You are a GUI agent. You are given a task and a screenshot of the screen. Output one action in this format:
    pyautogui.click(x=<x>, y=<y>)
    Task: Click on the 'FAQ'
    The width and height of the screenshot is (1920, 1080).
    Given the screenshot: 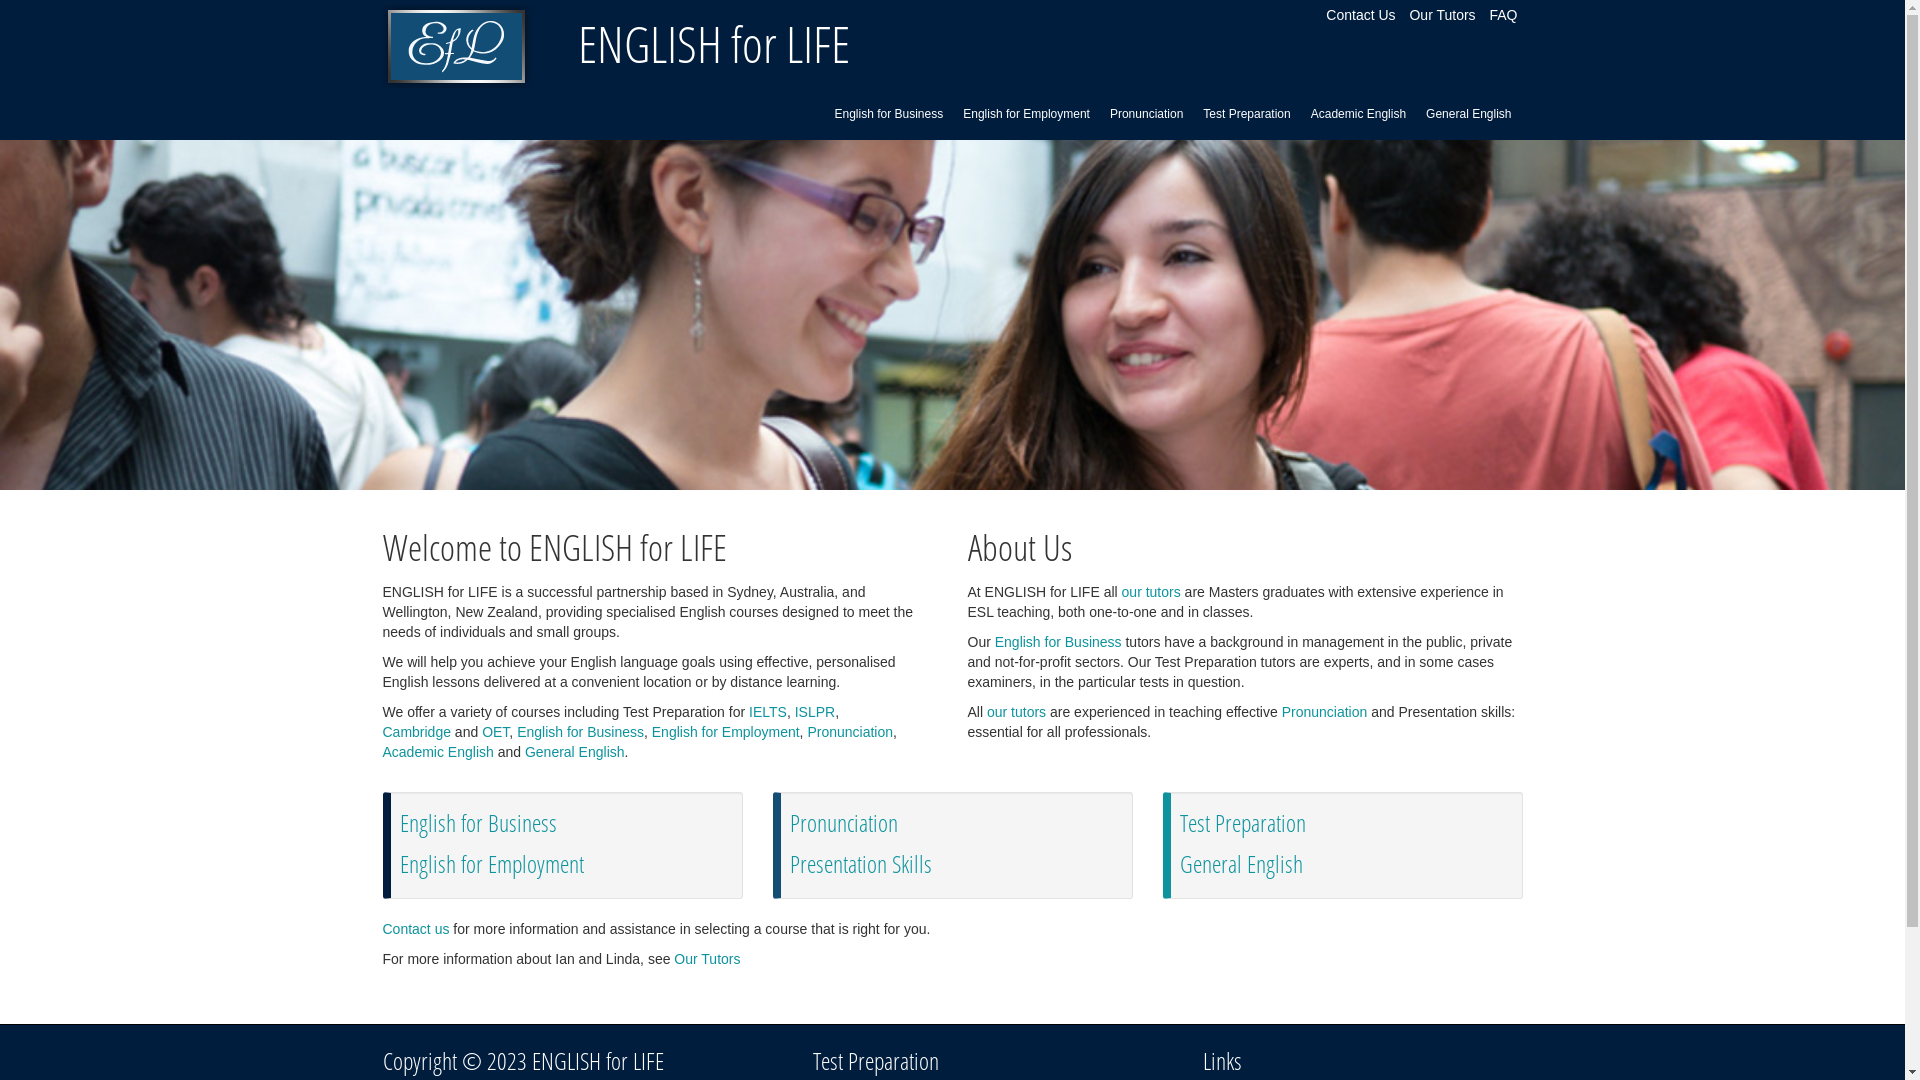 What is the action you would take?
    pyautogui.click(x=1488, y=15)
    